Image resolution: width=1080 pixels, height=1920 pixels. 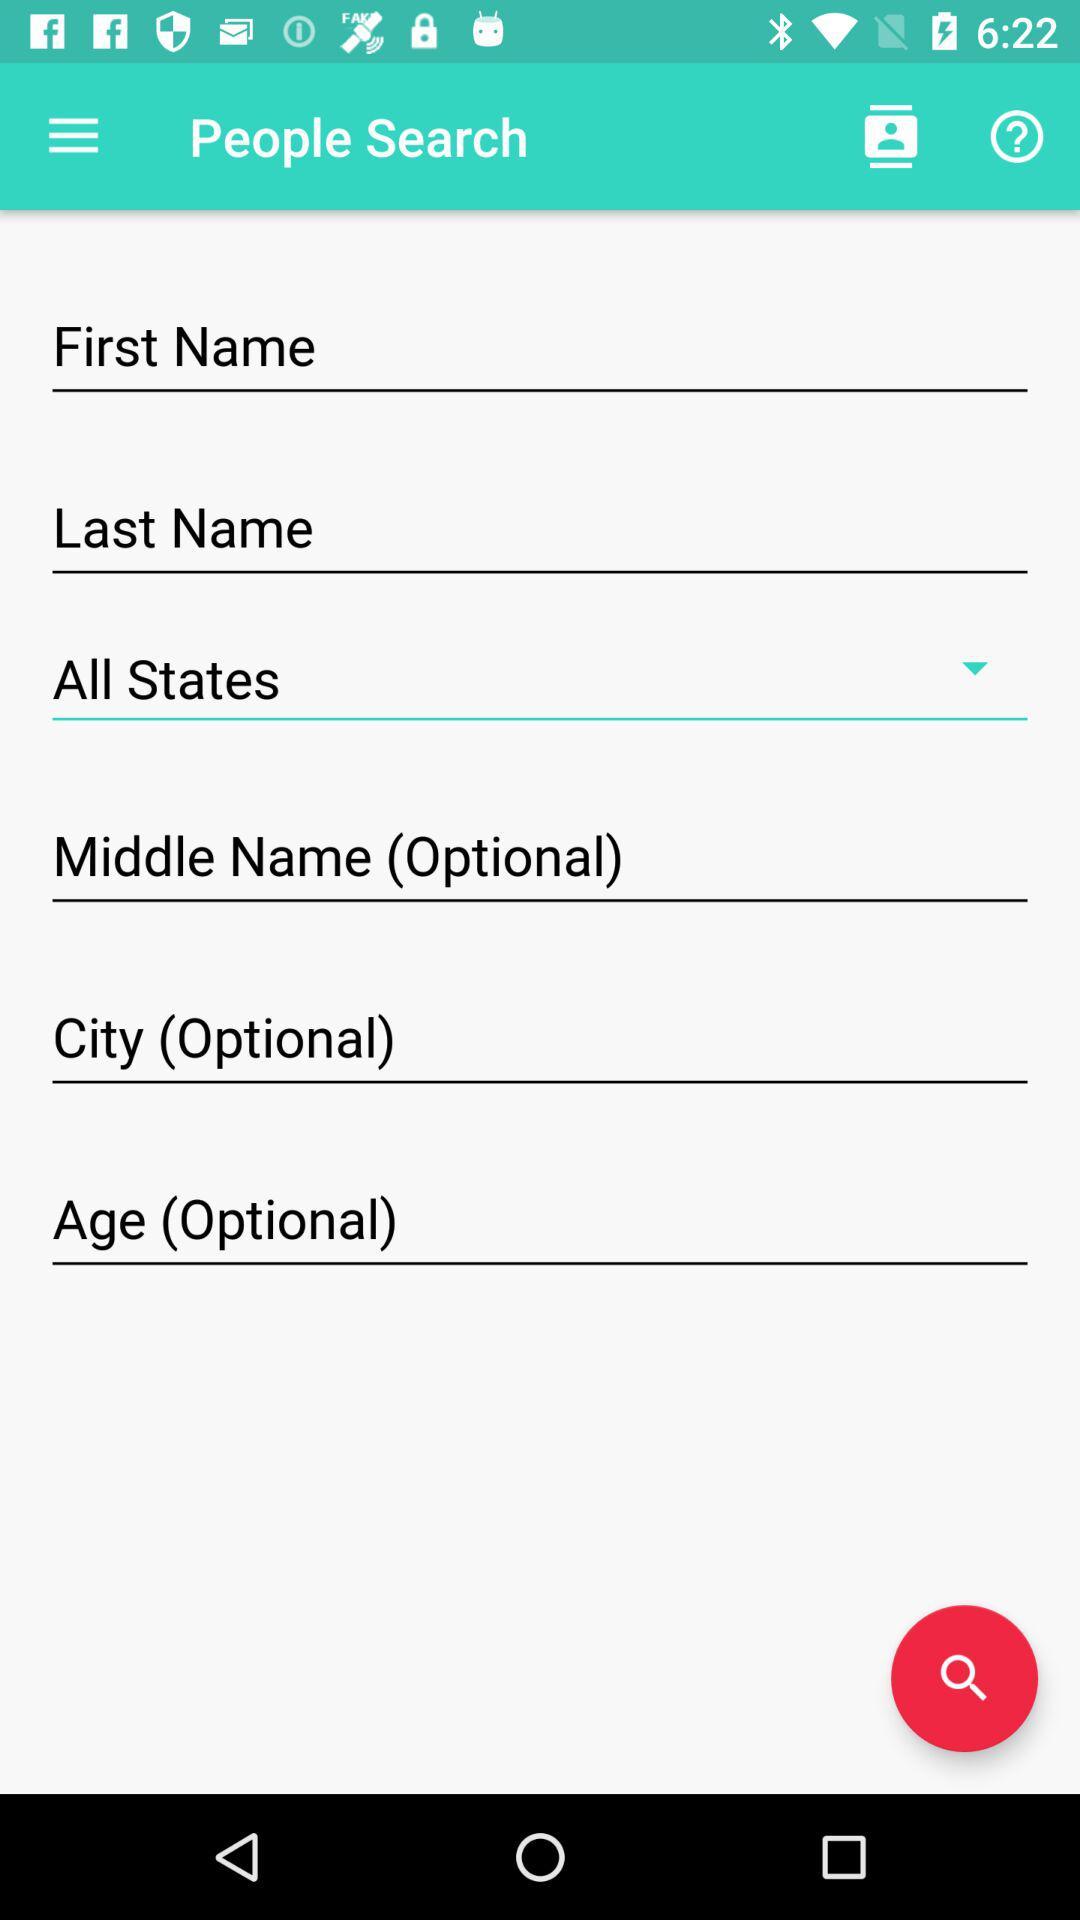 What do you see at coordinates (963, 1678) in the screenshot?
I see `the search icon` at bounding box center [963, 1678].